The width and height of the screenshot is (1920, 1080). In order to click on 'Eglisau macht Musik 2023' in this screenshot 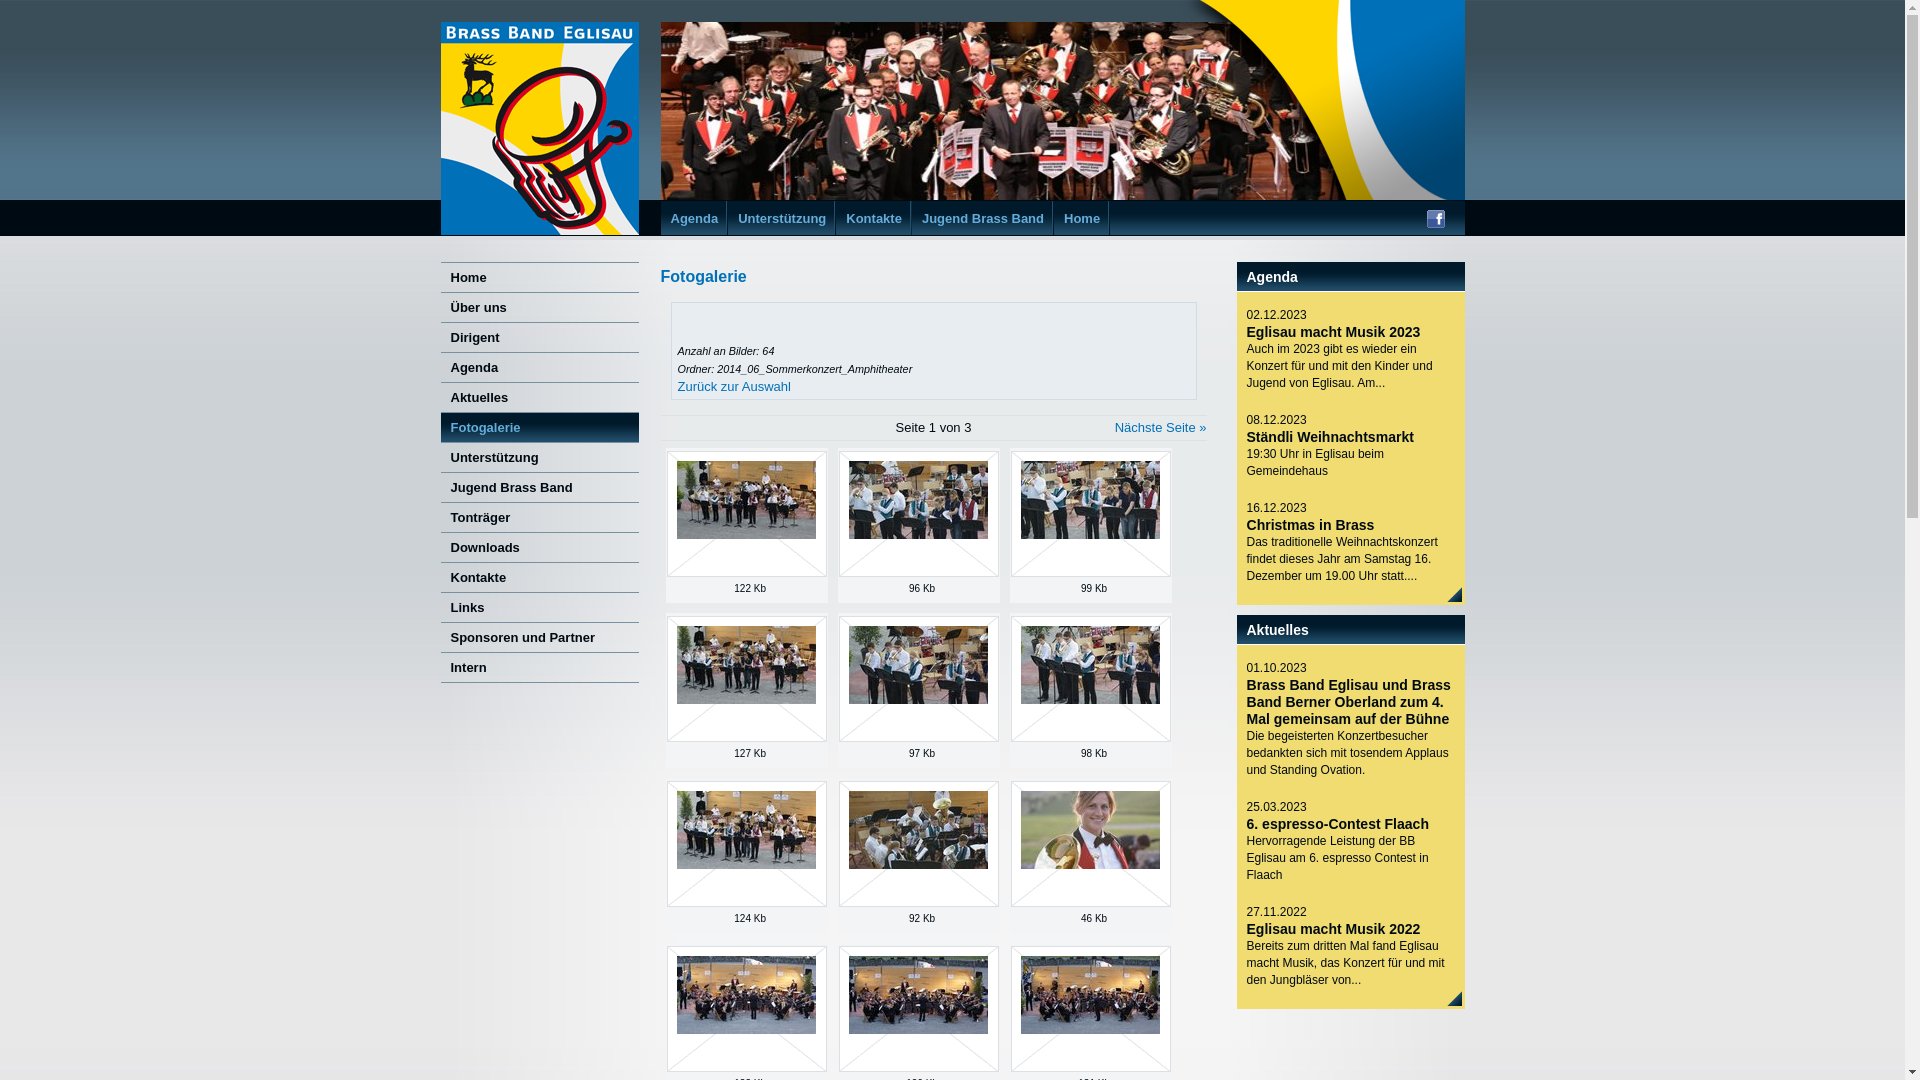, I will do `click(1333, 330)`.